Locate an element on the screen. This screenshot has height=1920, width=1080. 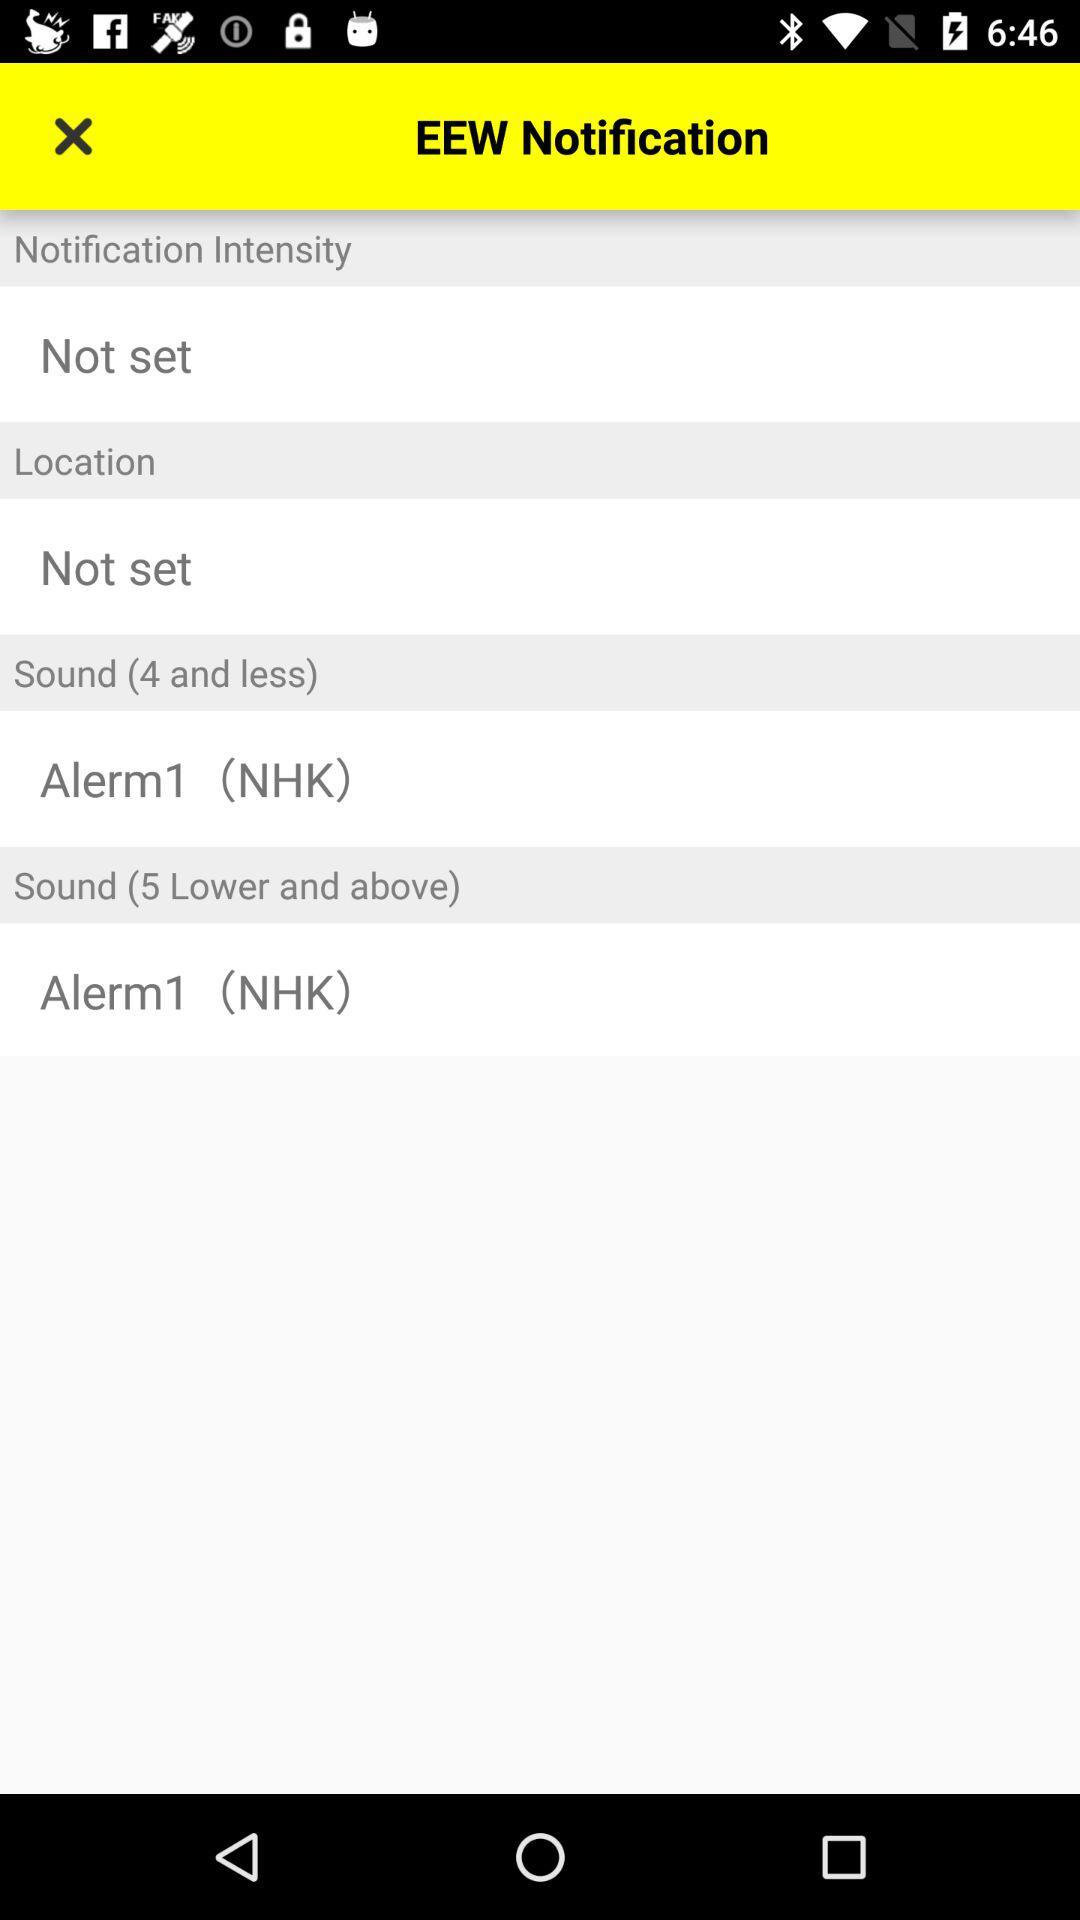
the notification intensity is located at coordinates (540, 247).